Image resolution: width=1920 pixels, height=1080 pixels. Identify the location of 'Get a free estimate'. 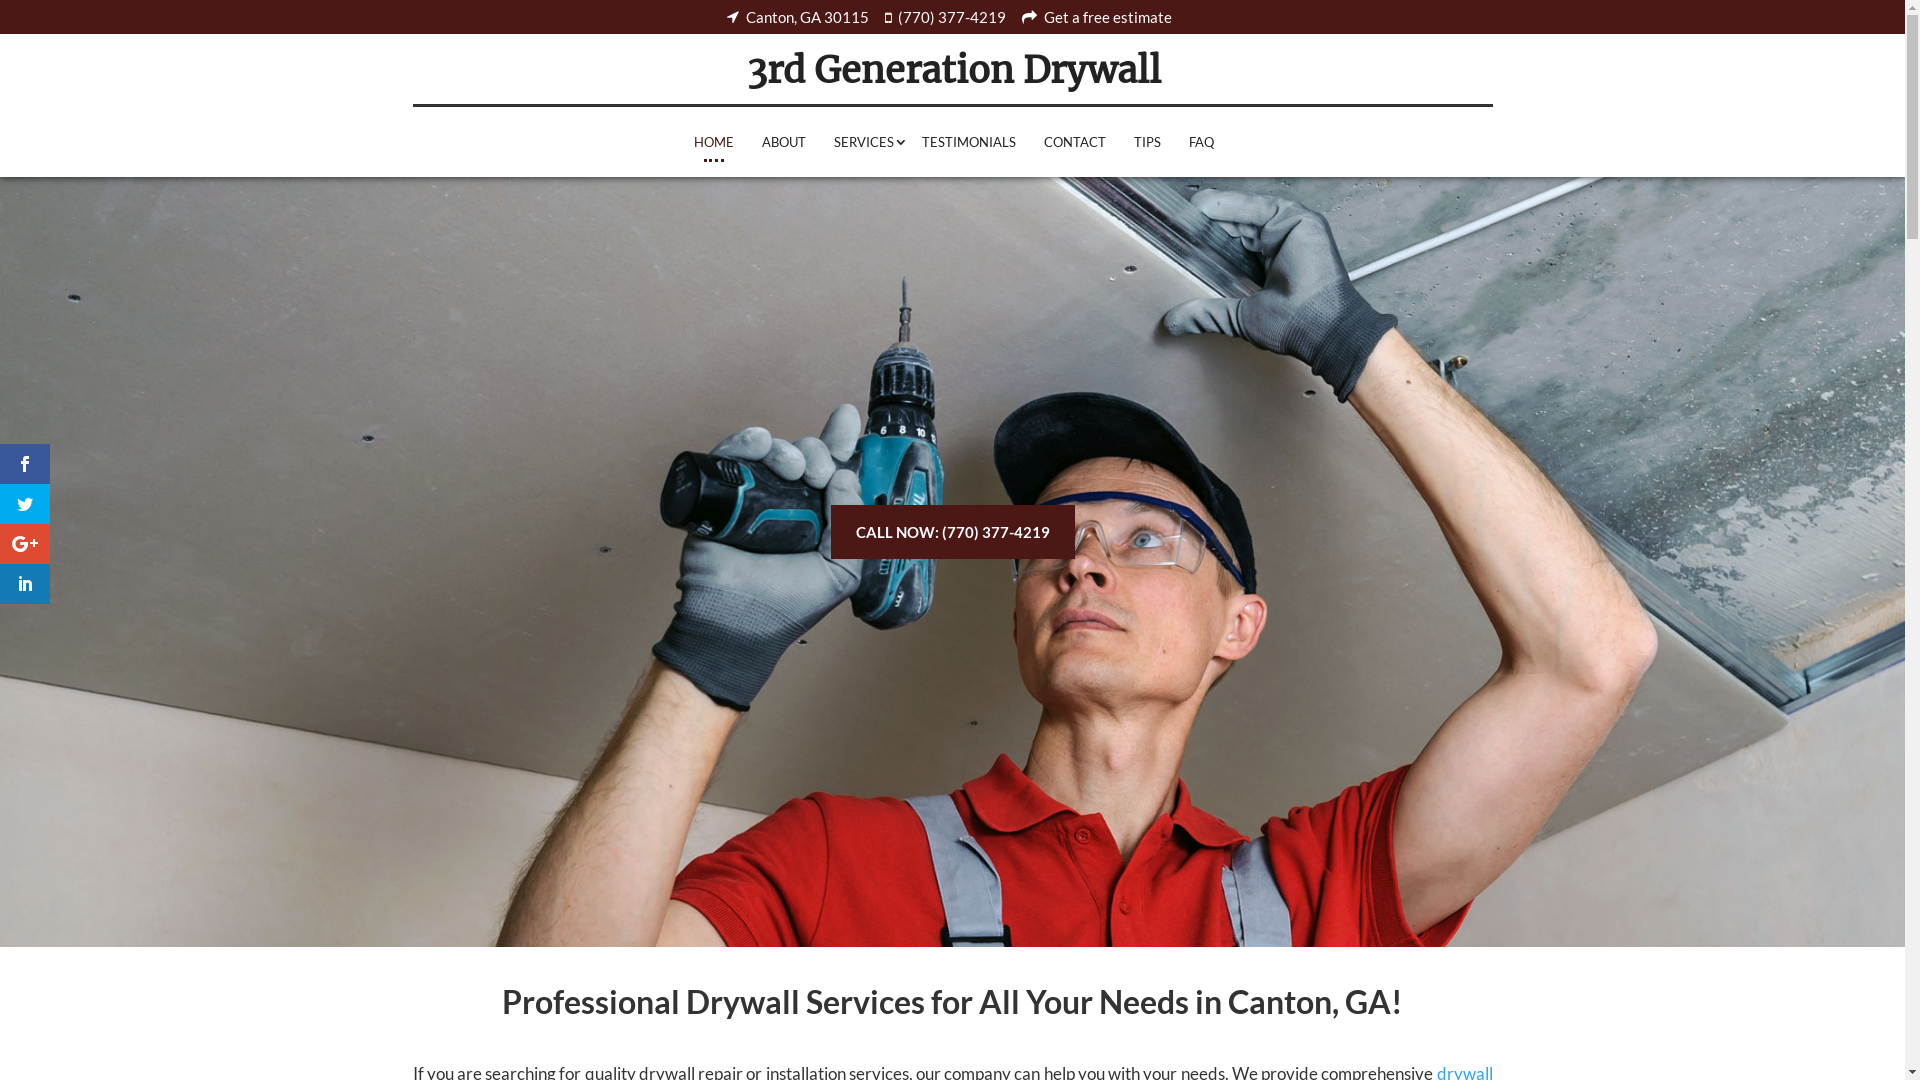
(1098, 17).